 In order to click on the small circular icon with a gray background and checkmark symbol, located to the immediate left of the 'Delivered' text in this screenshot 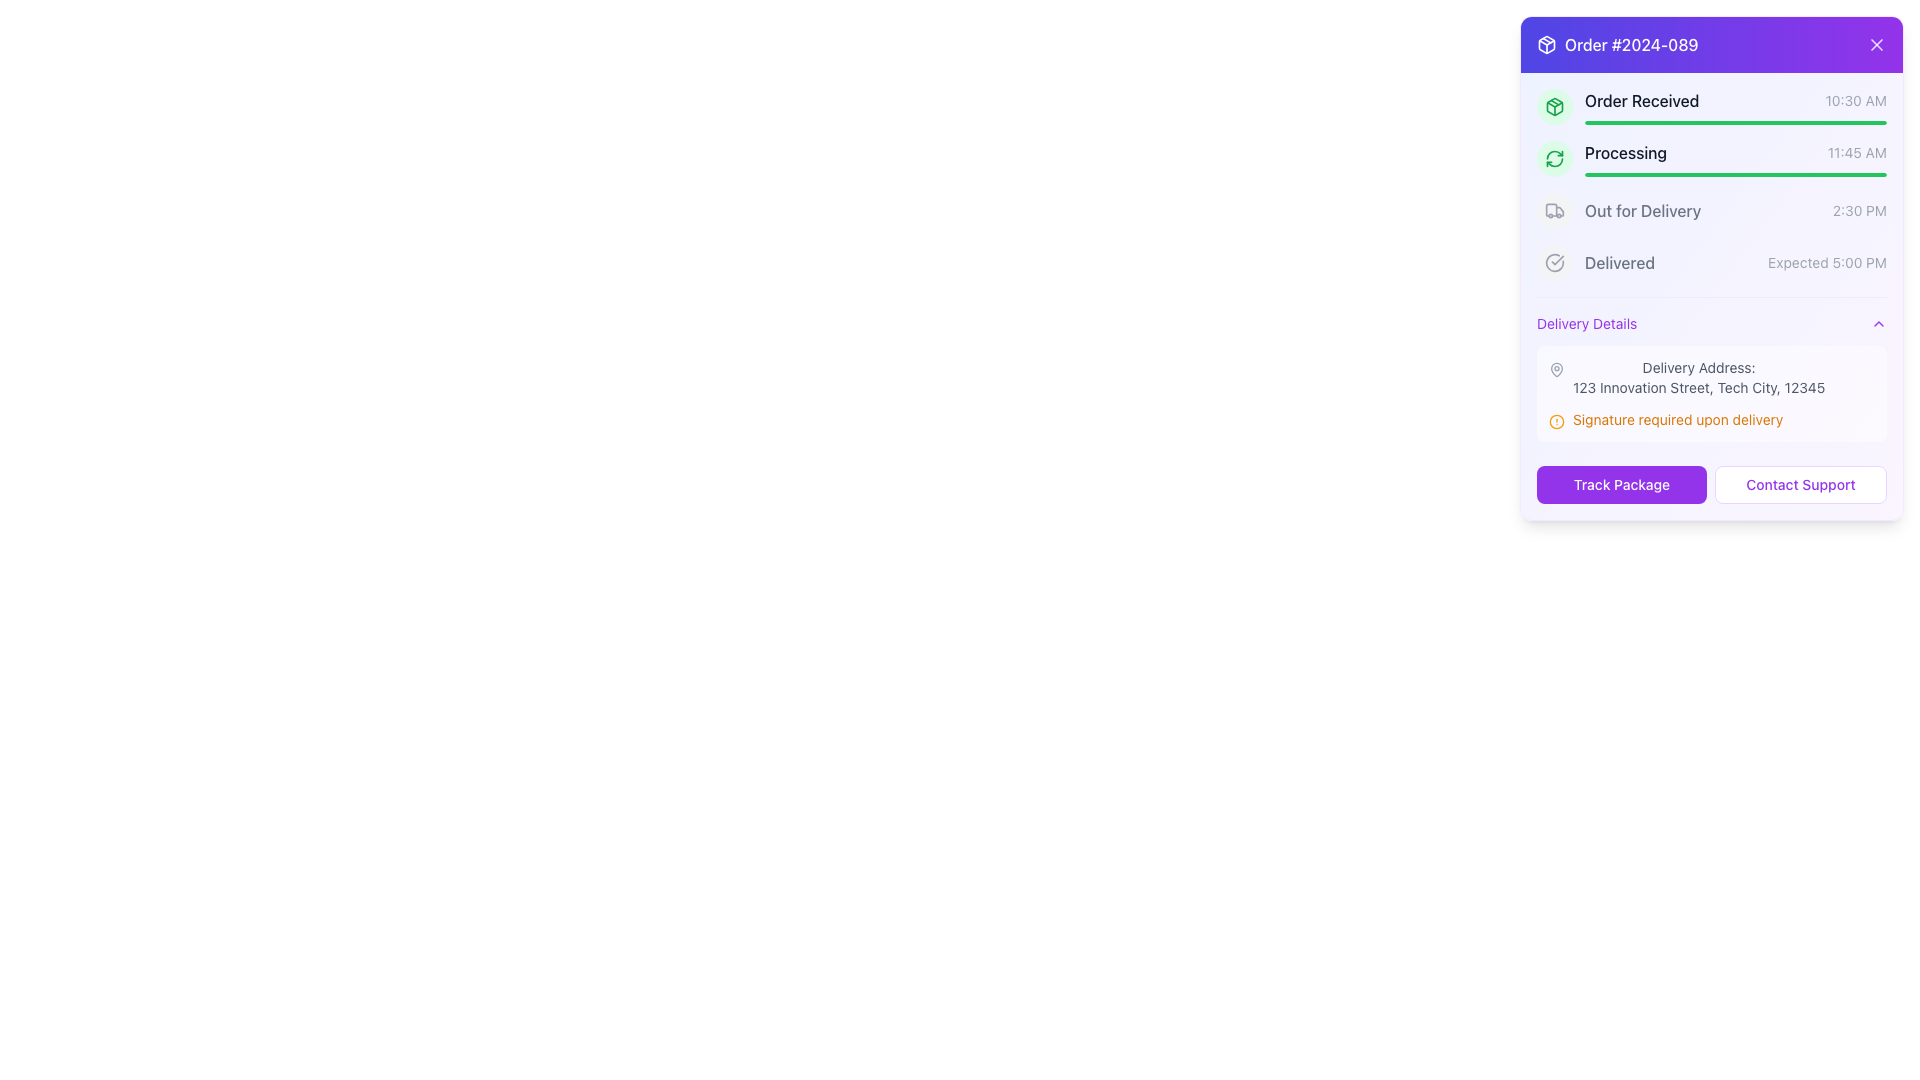, I will do `click(1554, 261)`.